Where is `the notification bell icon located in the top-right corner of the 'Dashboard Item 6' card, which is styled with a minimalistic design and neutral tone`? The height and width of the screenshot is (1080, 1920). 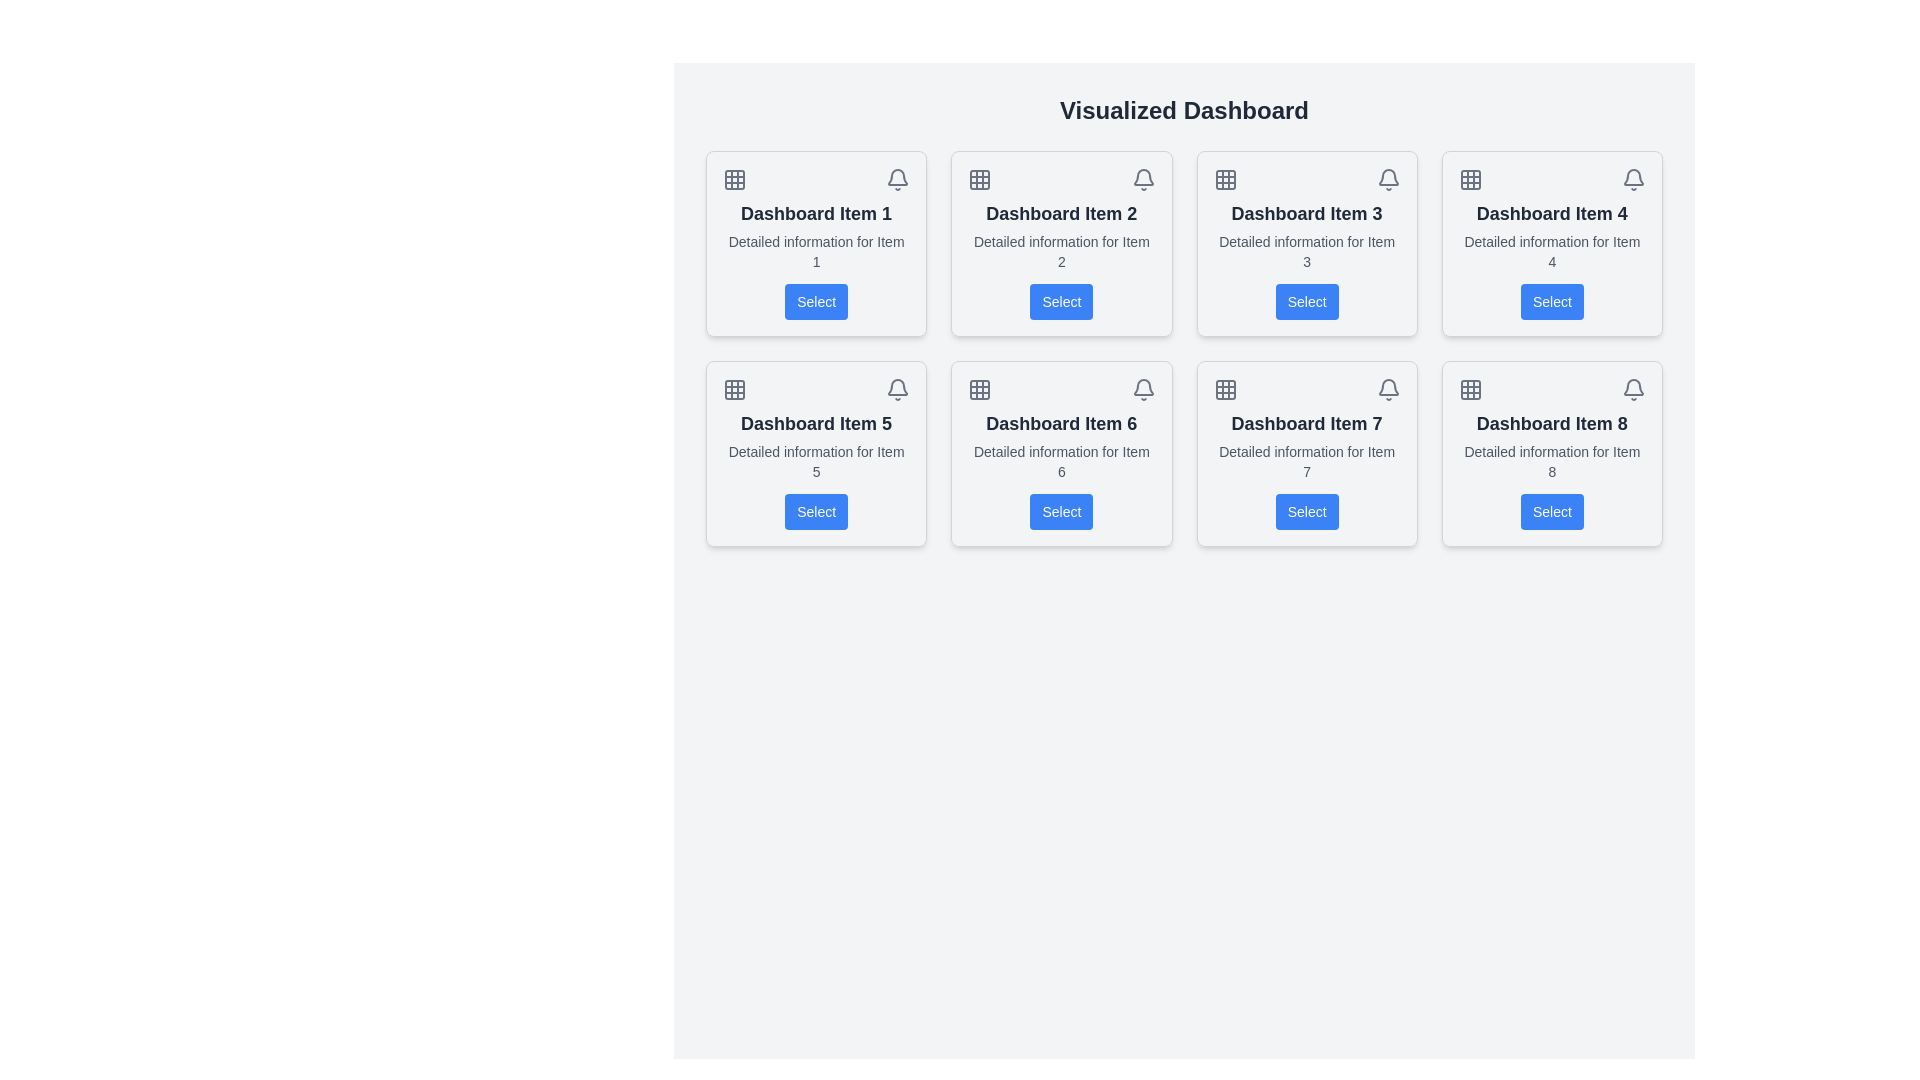
the notification bell icon located in the top-right corner of the 'Dashboard Item 6' card, which is styled with a minimalistic design and neutral tone is located at coordinates (1143, 387).